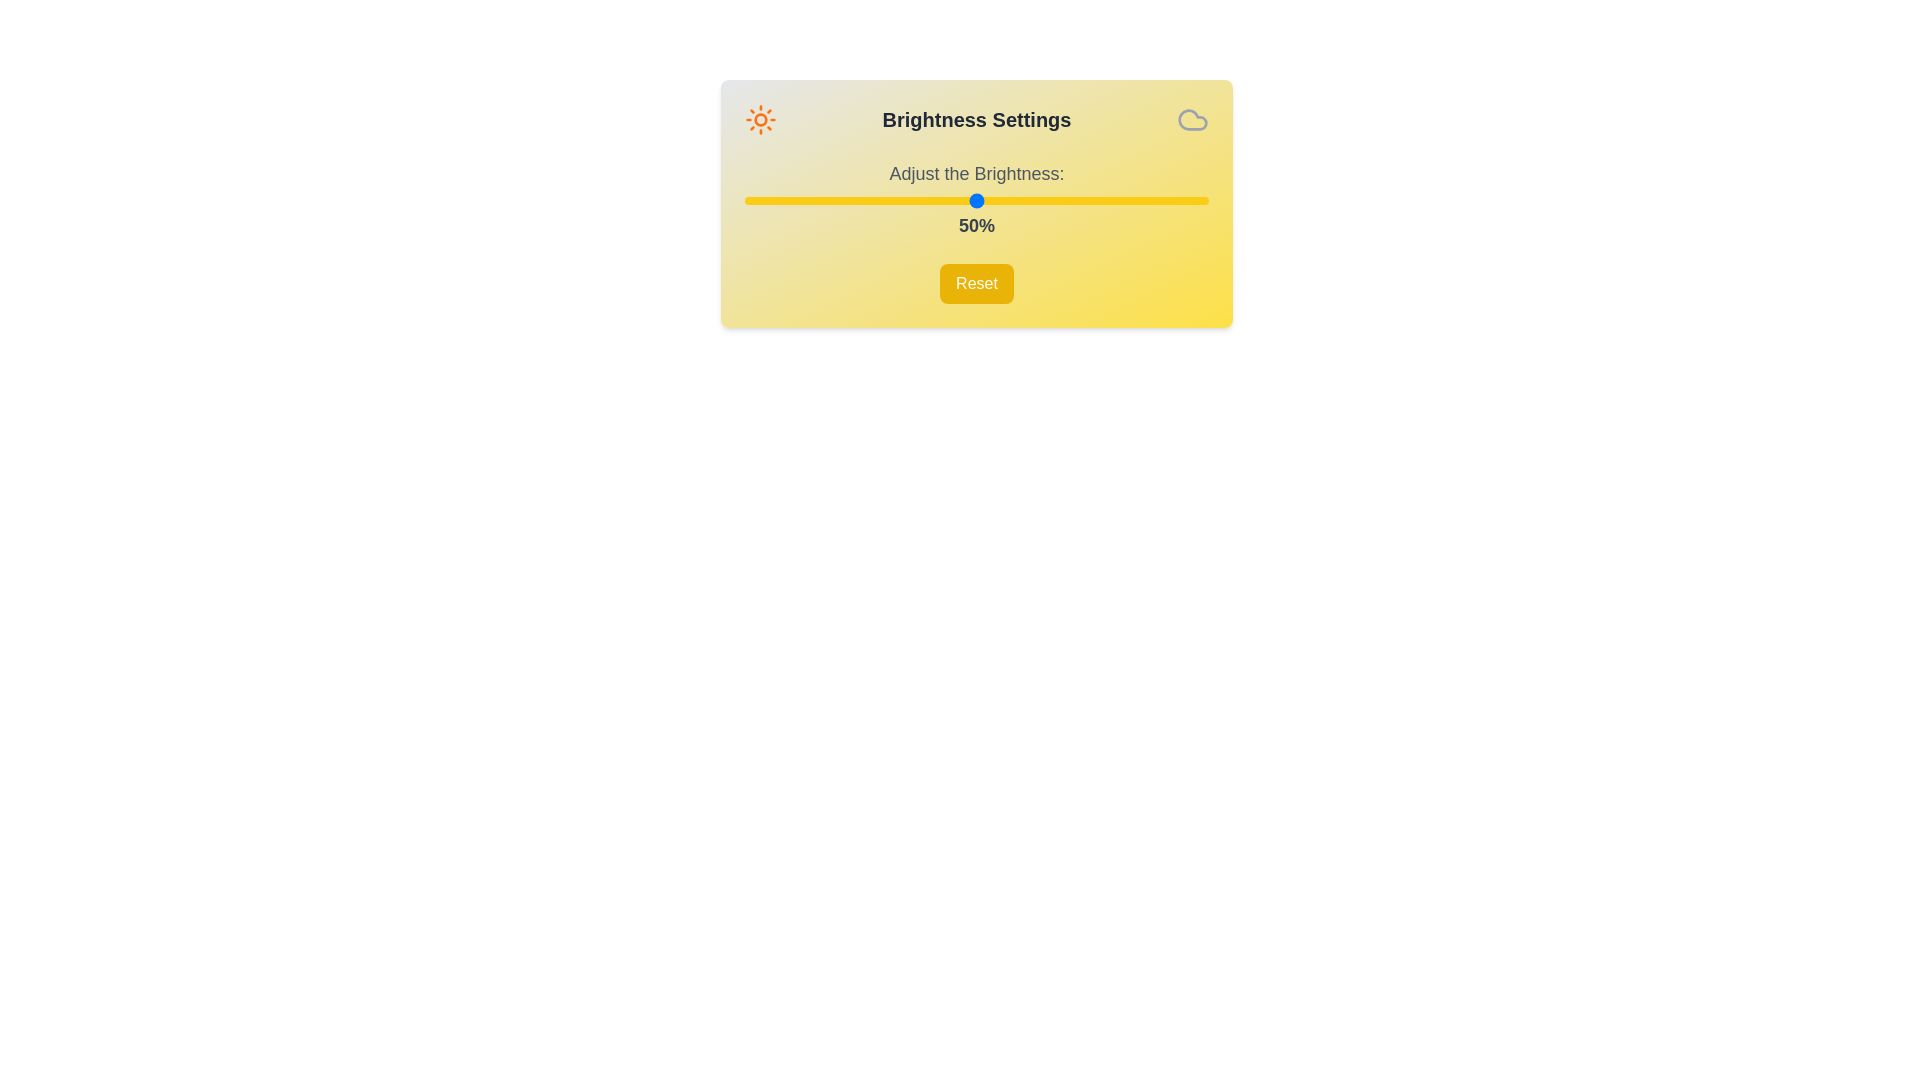  I want to click on the brightness slider to set the brightness level to 72%, so click(1078, 200).